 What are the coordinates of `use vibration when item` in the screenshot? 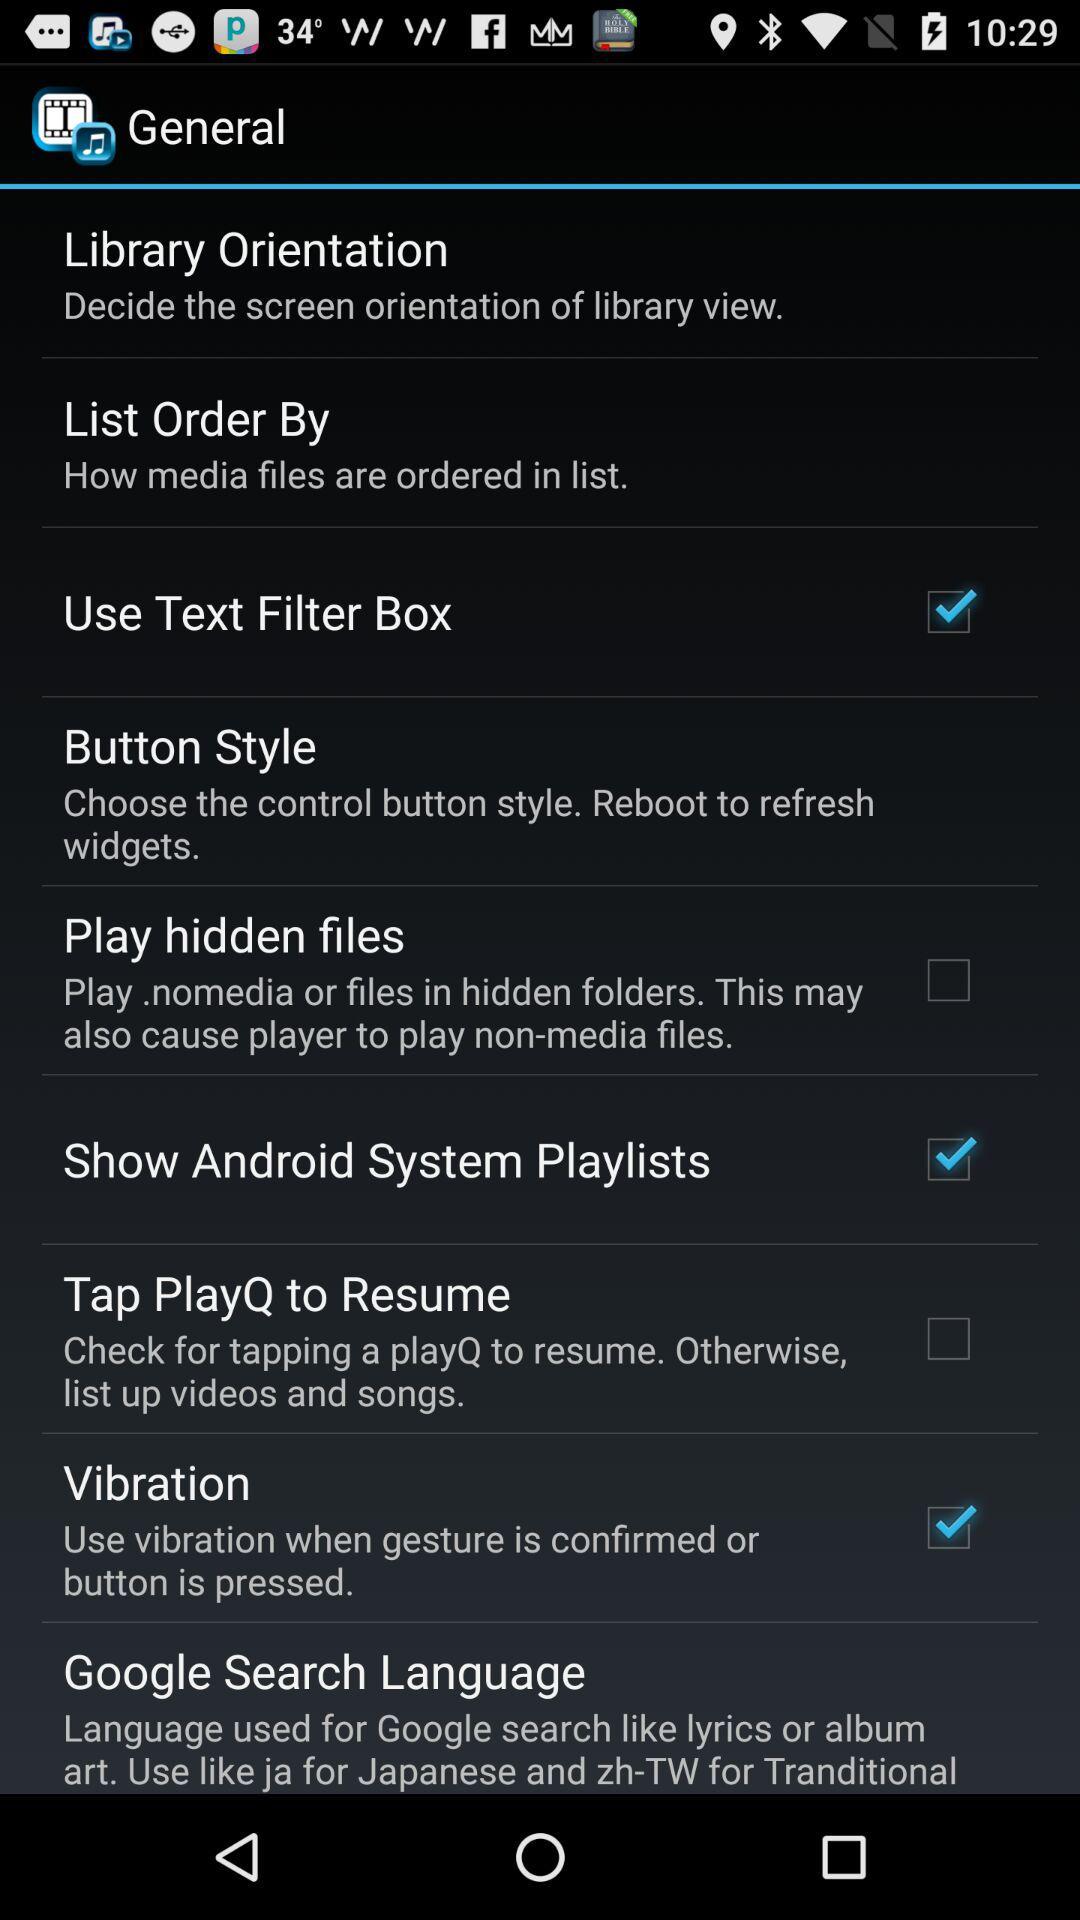 It's located at (463, 1558).